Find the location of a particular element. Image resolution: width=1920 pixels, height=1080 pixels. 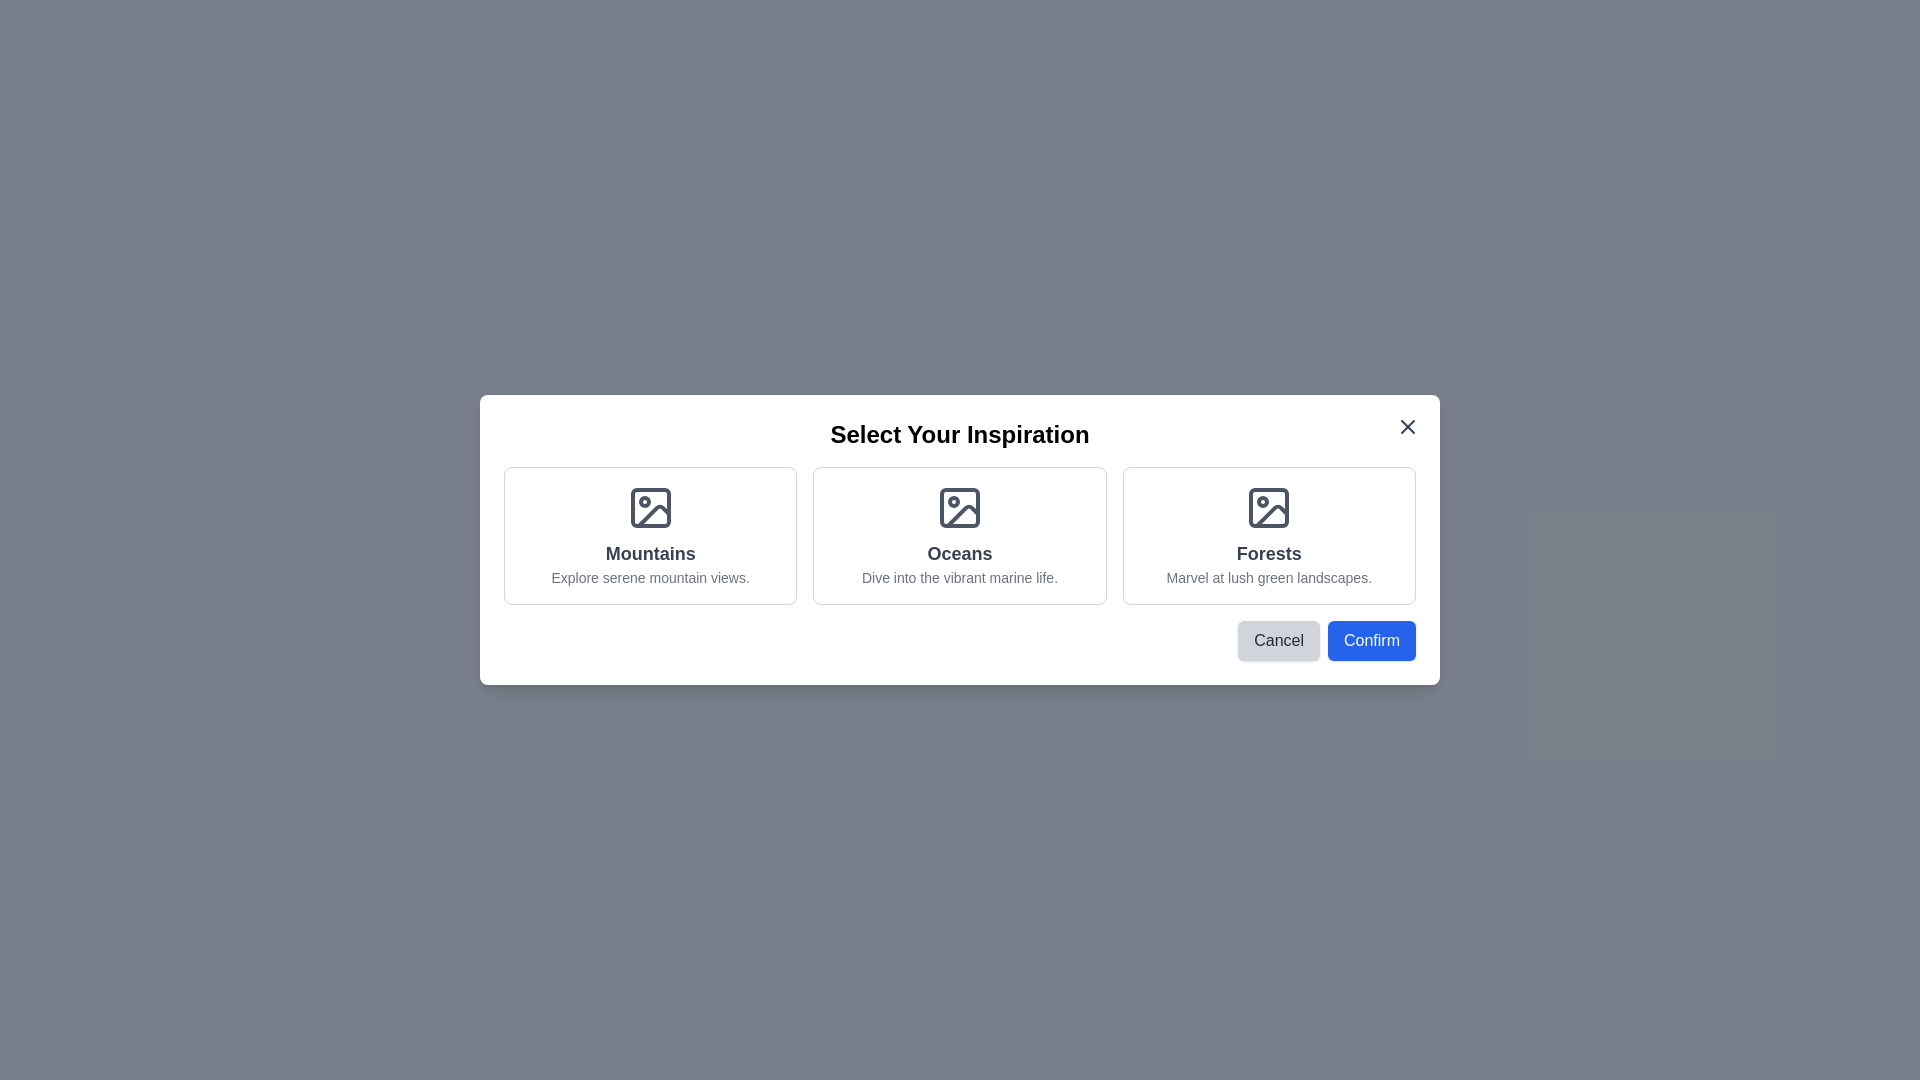

the text label 'Oceans' which is prominently displayed in a larger bold font, located in the central card of the 'Select Your Inspiration' modal is located at coordinates (960, 554).